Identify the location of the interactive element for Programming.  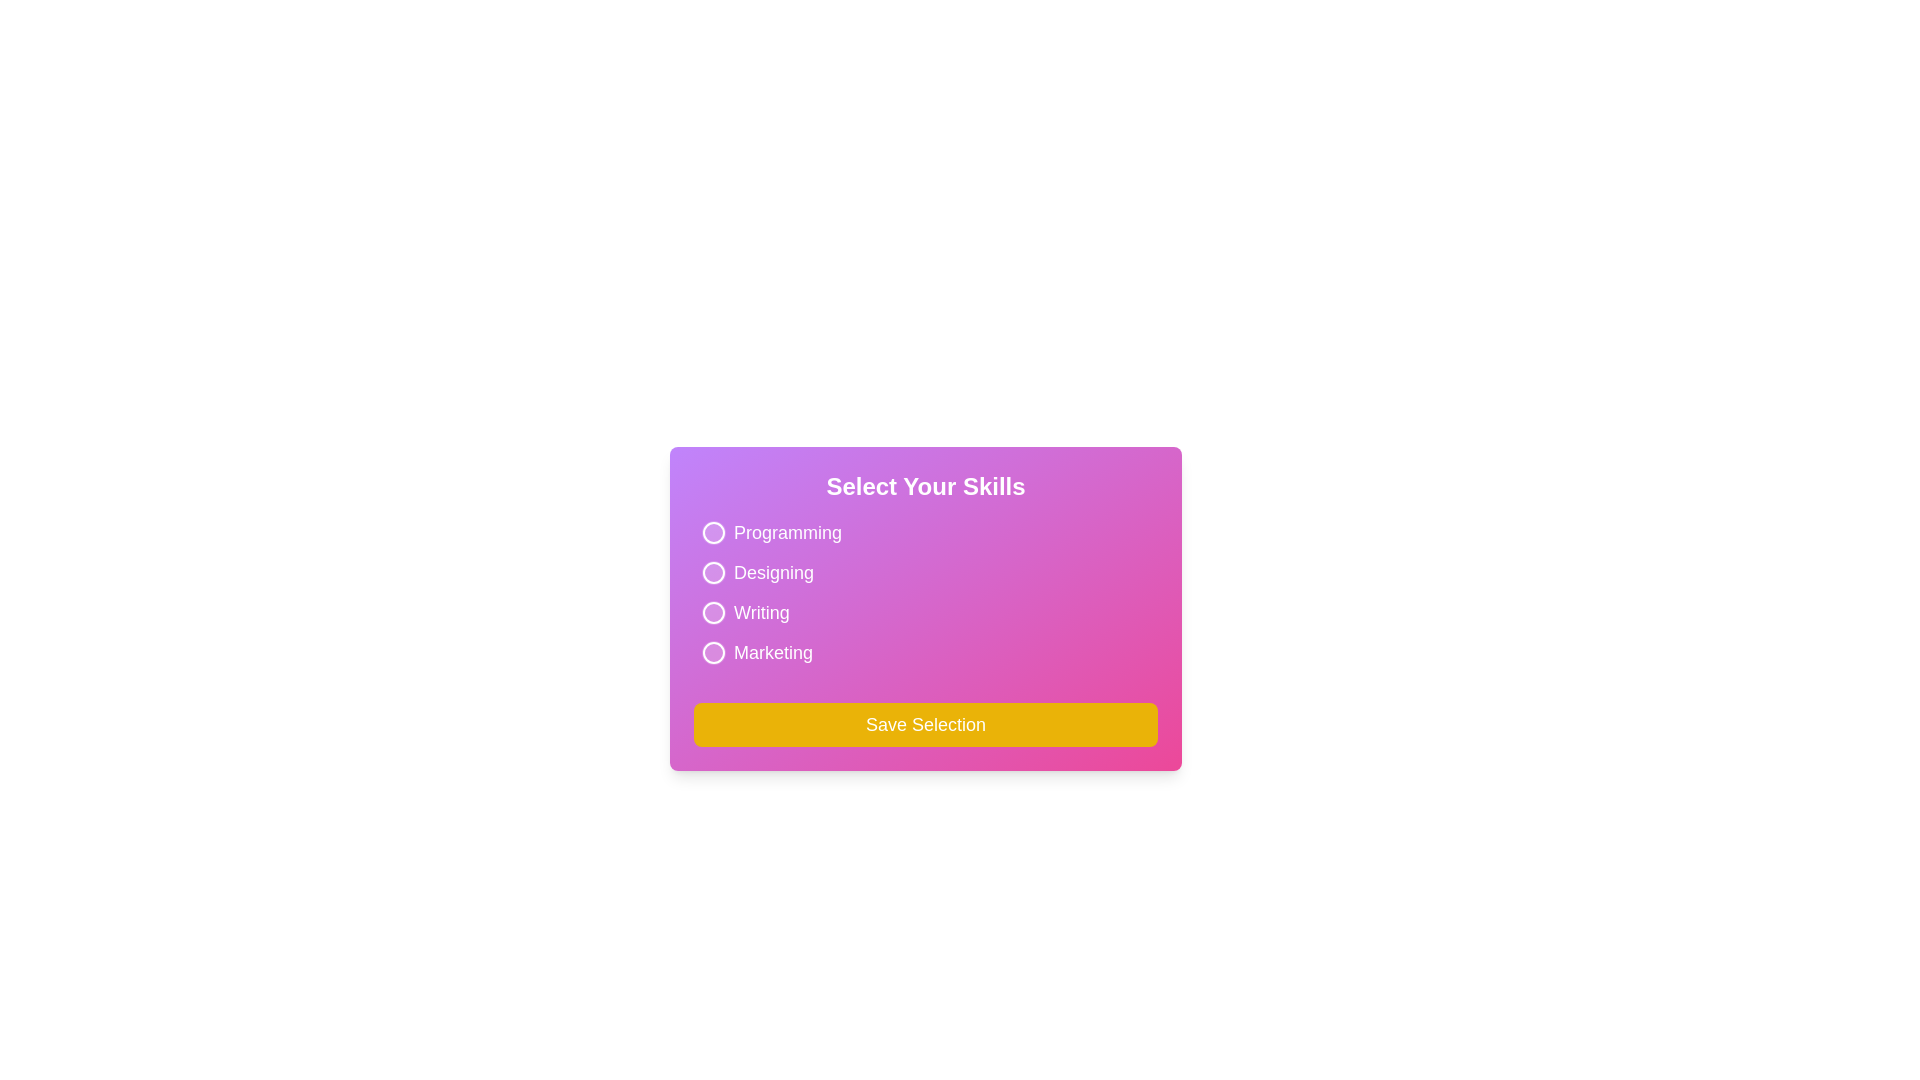
(767, 531).